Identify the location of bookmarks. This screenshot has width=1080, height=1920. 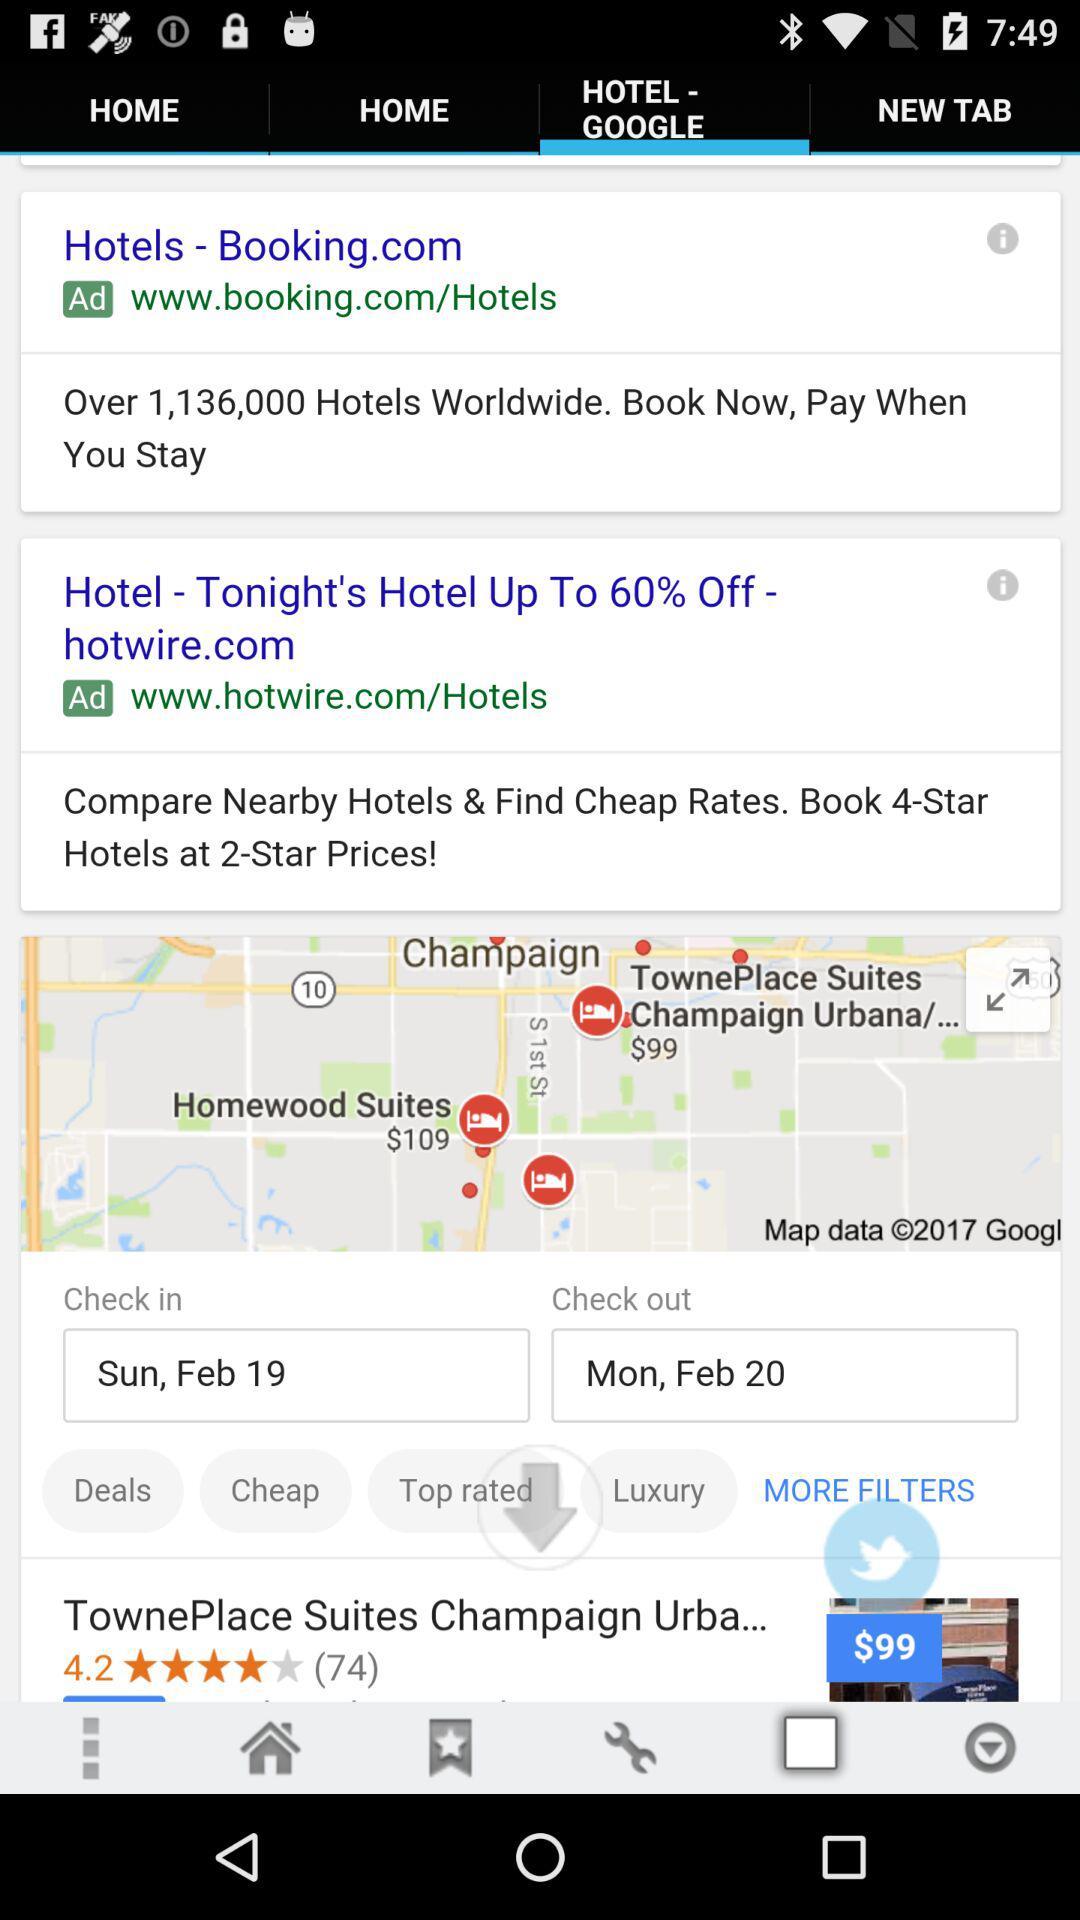
(450, 1746).